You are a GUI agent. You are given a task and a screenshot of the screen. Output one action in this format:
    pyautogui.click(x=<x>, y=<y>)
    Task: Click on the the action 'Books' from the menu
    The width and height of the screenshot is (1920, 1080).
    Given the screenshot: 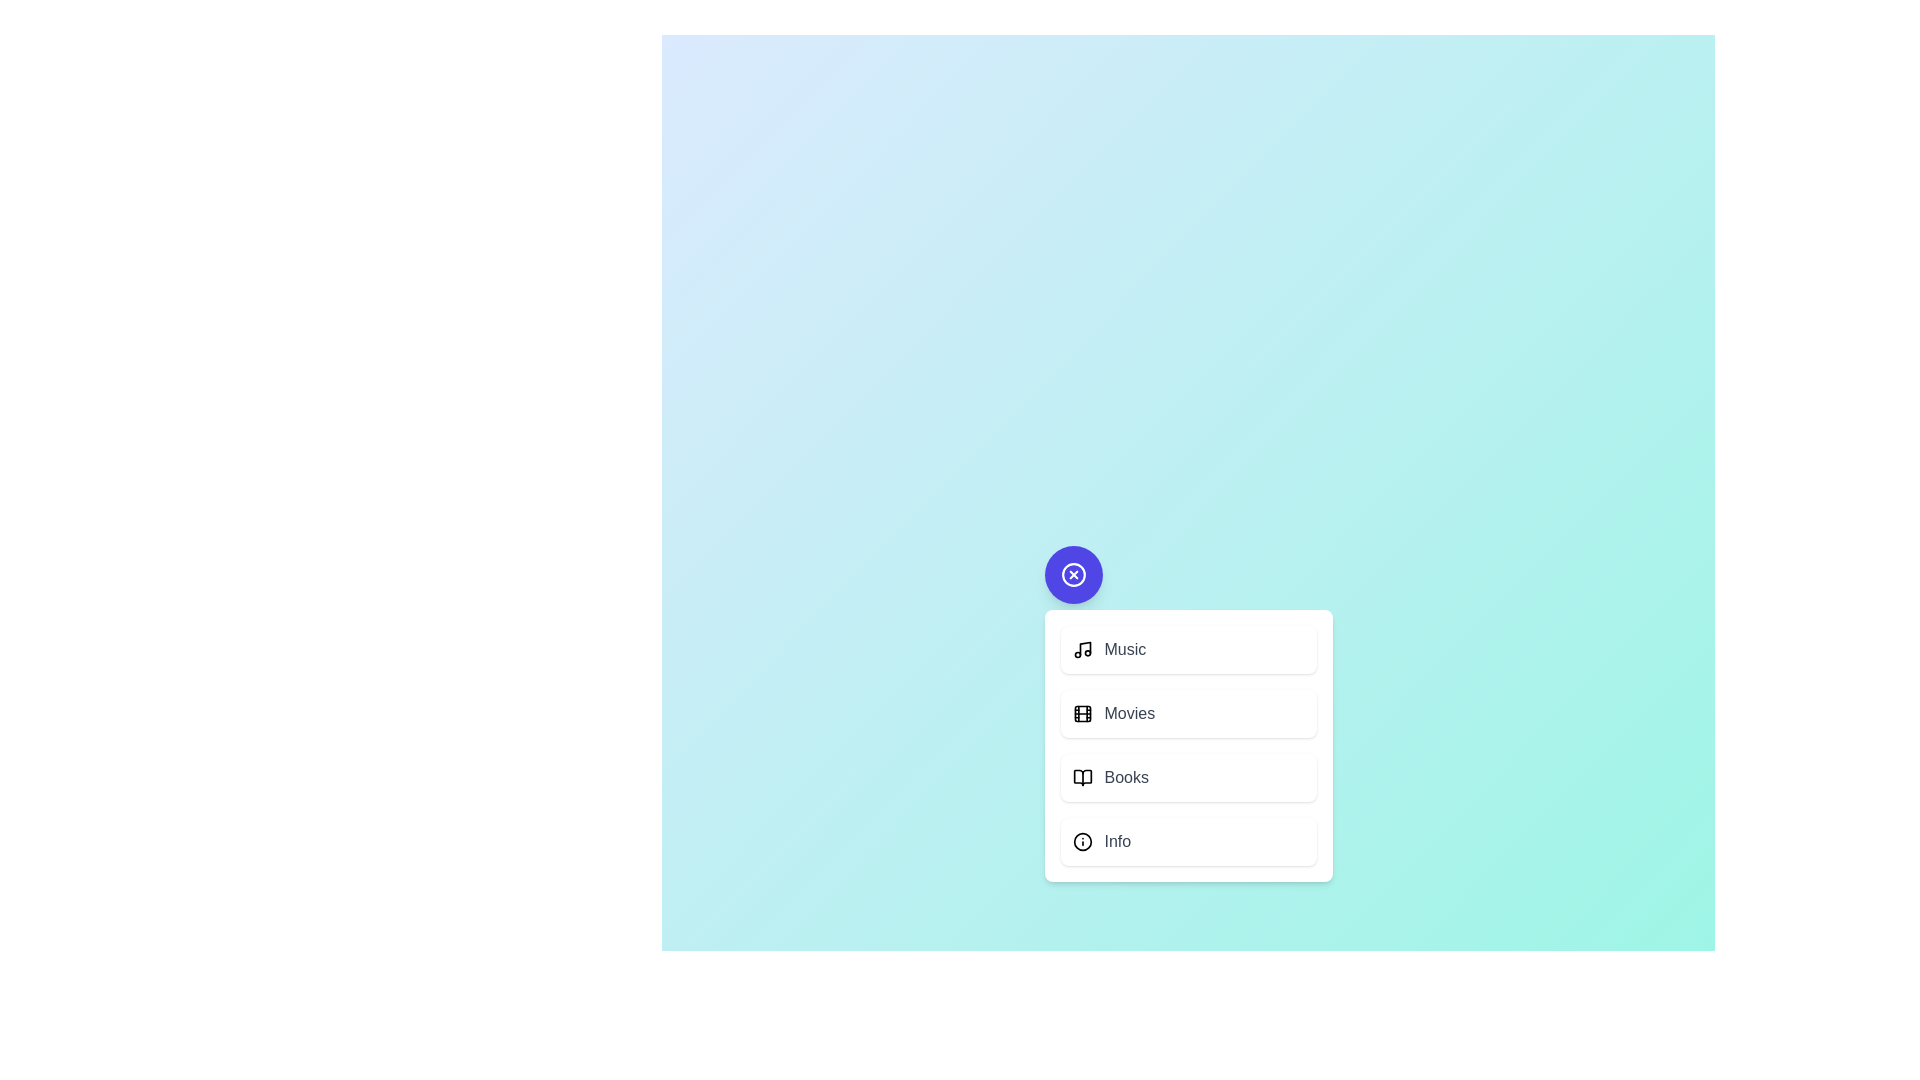 What is the action you would take?
    pyautogui.click(x=1188, y=777)
    